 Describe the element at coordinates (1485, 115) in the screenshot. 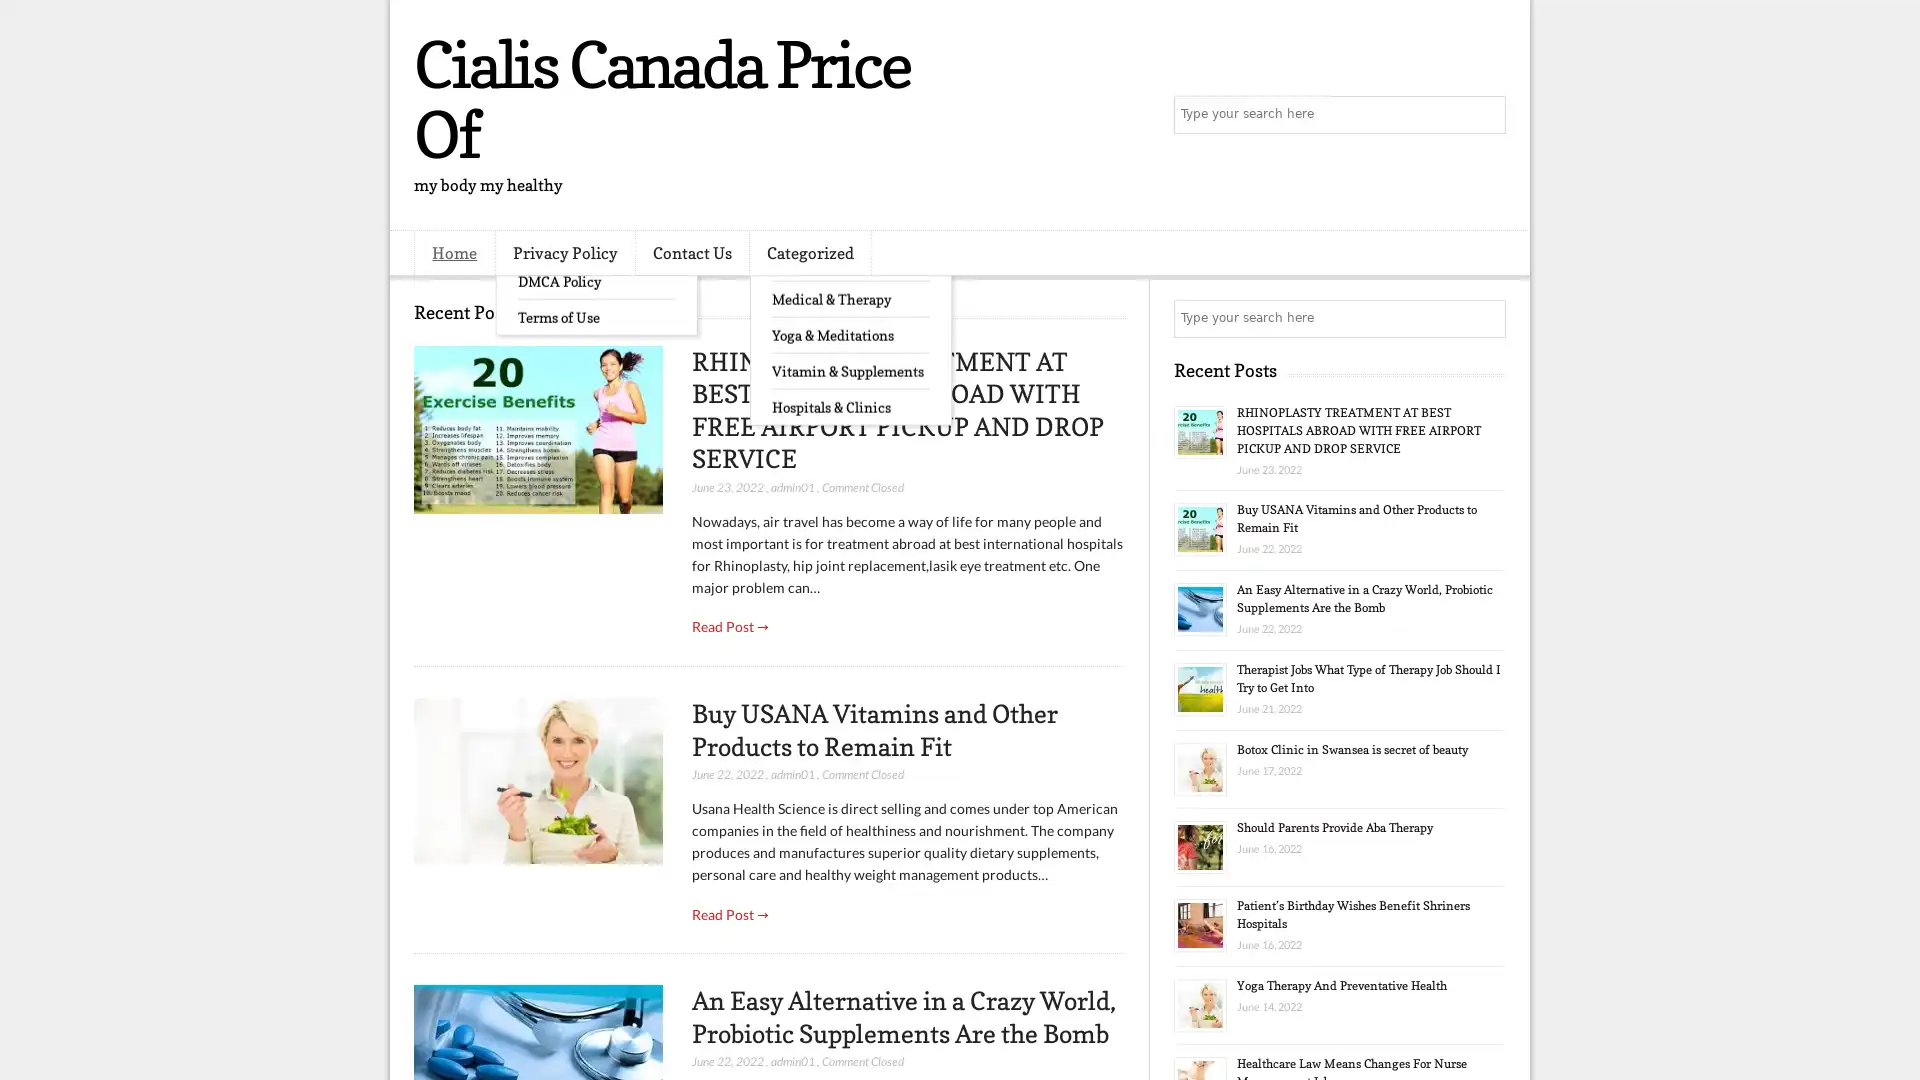

I see `Search` at that location.